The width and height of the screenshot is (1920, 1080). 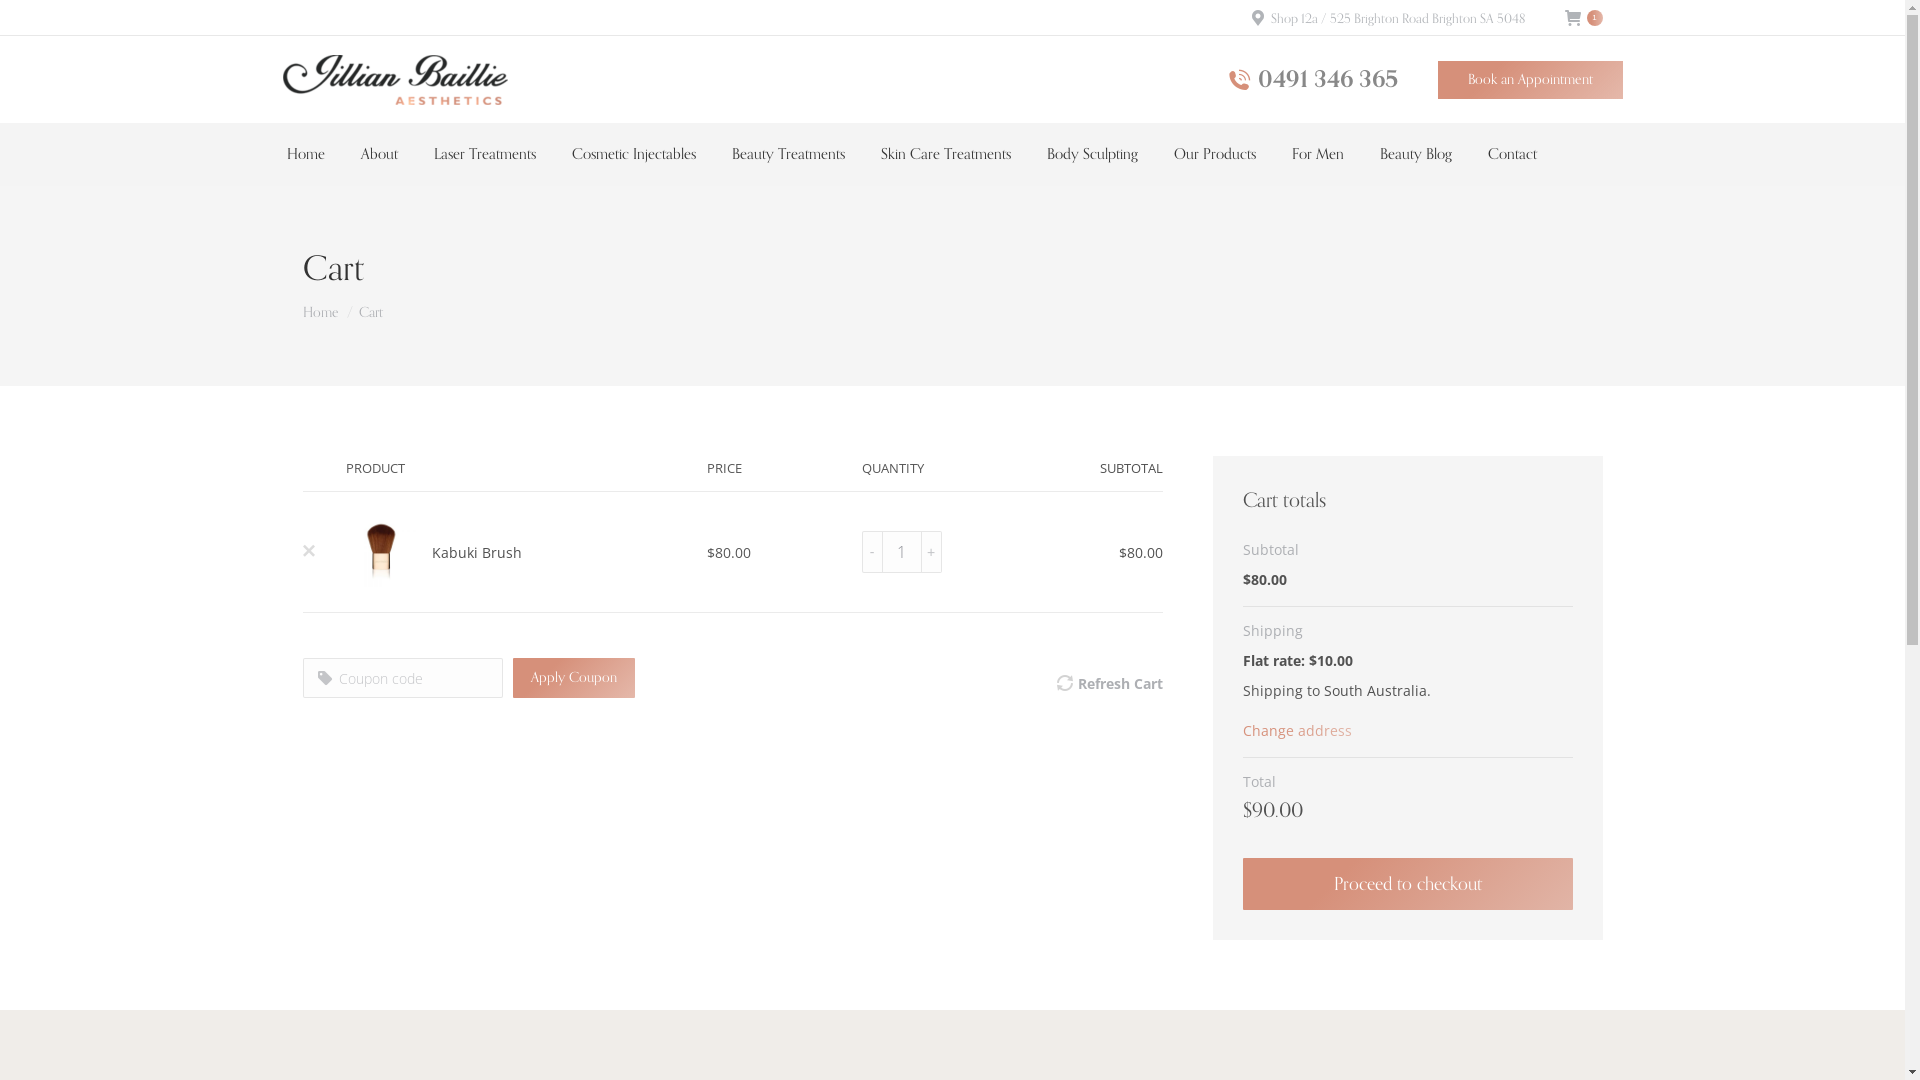 What do you see at coordinates (1213, 153) in the screenshot?
I see `'Our Products'` at bounding box center [1213, 153].